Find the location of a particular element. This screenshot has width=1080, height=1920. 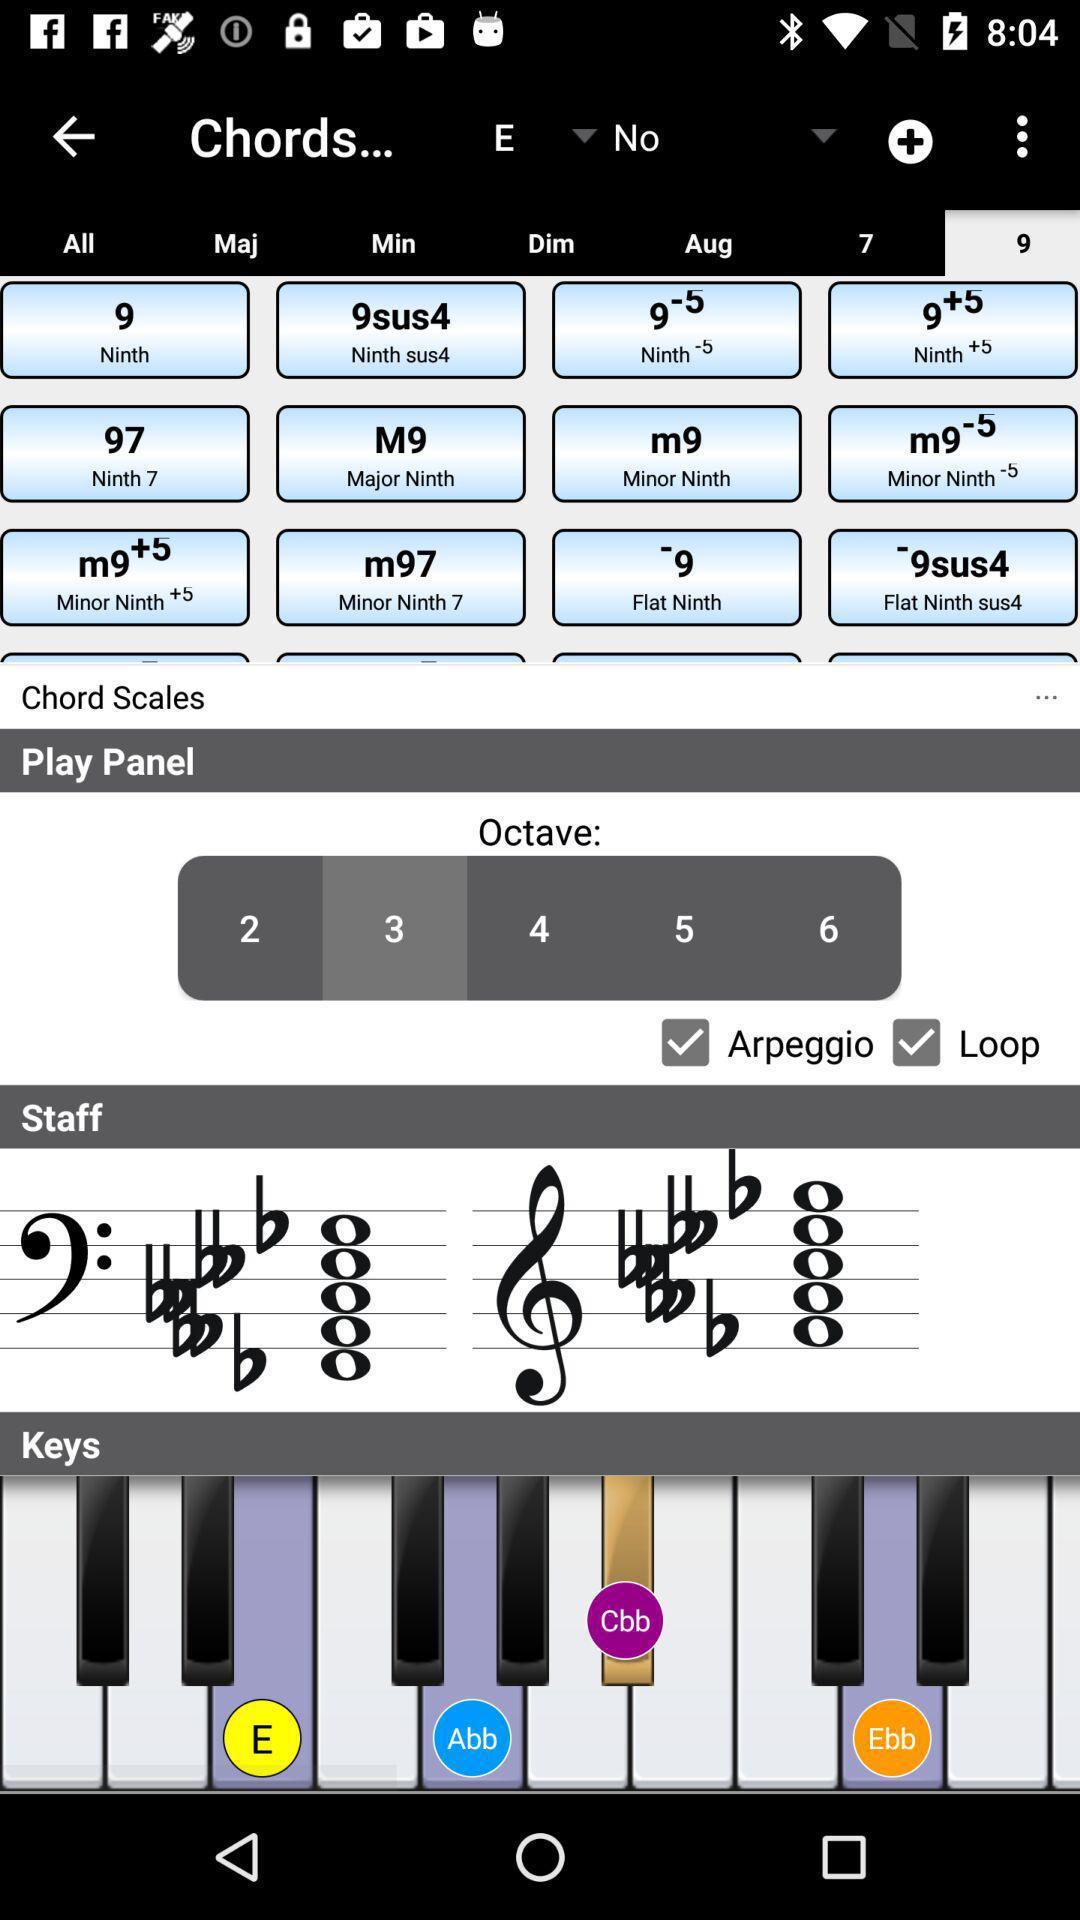

make e note sound is located at coordinates (261, 1633).